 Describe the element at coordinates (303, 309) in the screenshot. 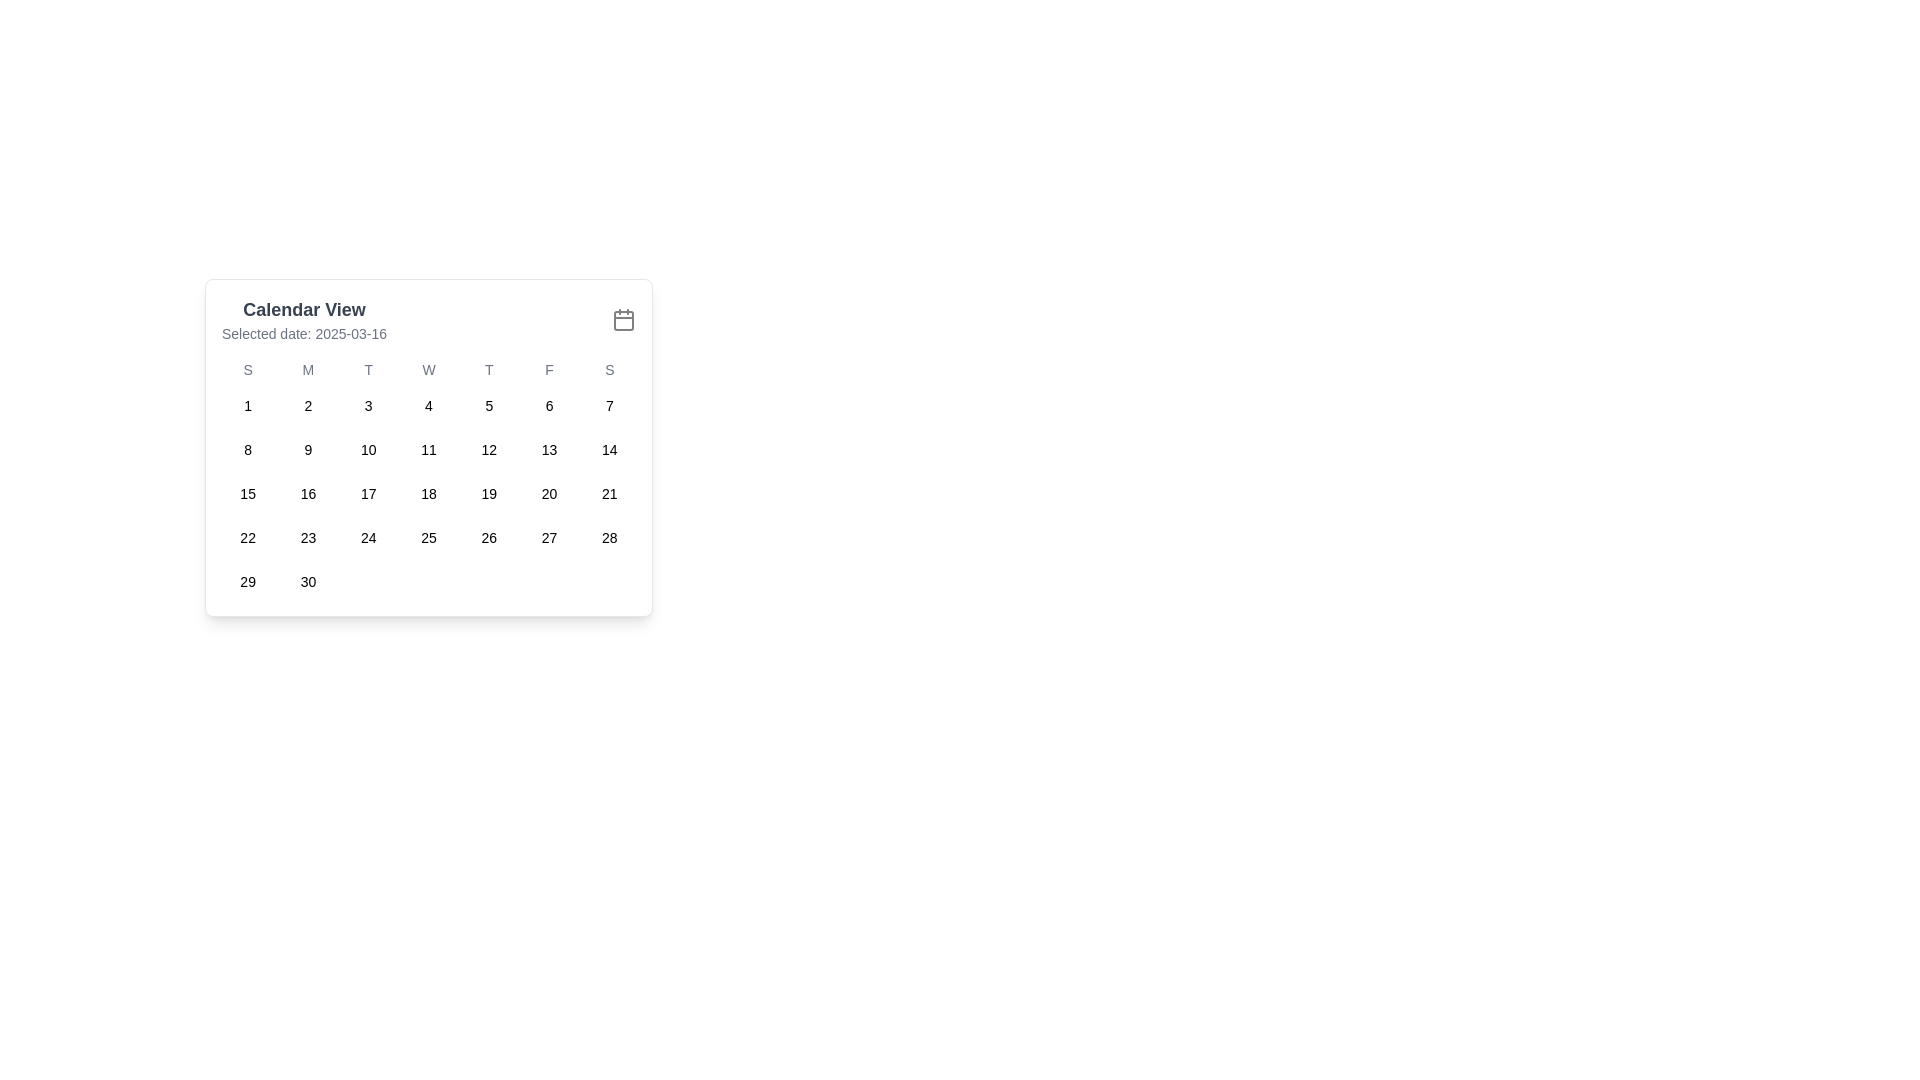

I see `the bold text label reading 'Calendar View', which is located at the upper left of the calendar widget on the white panel` at that location.